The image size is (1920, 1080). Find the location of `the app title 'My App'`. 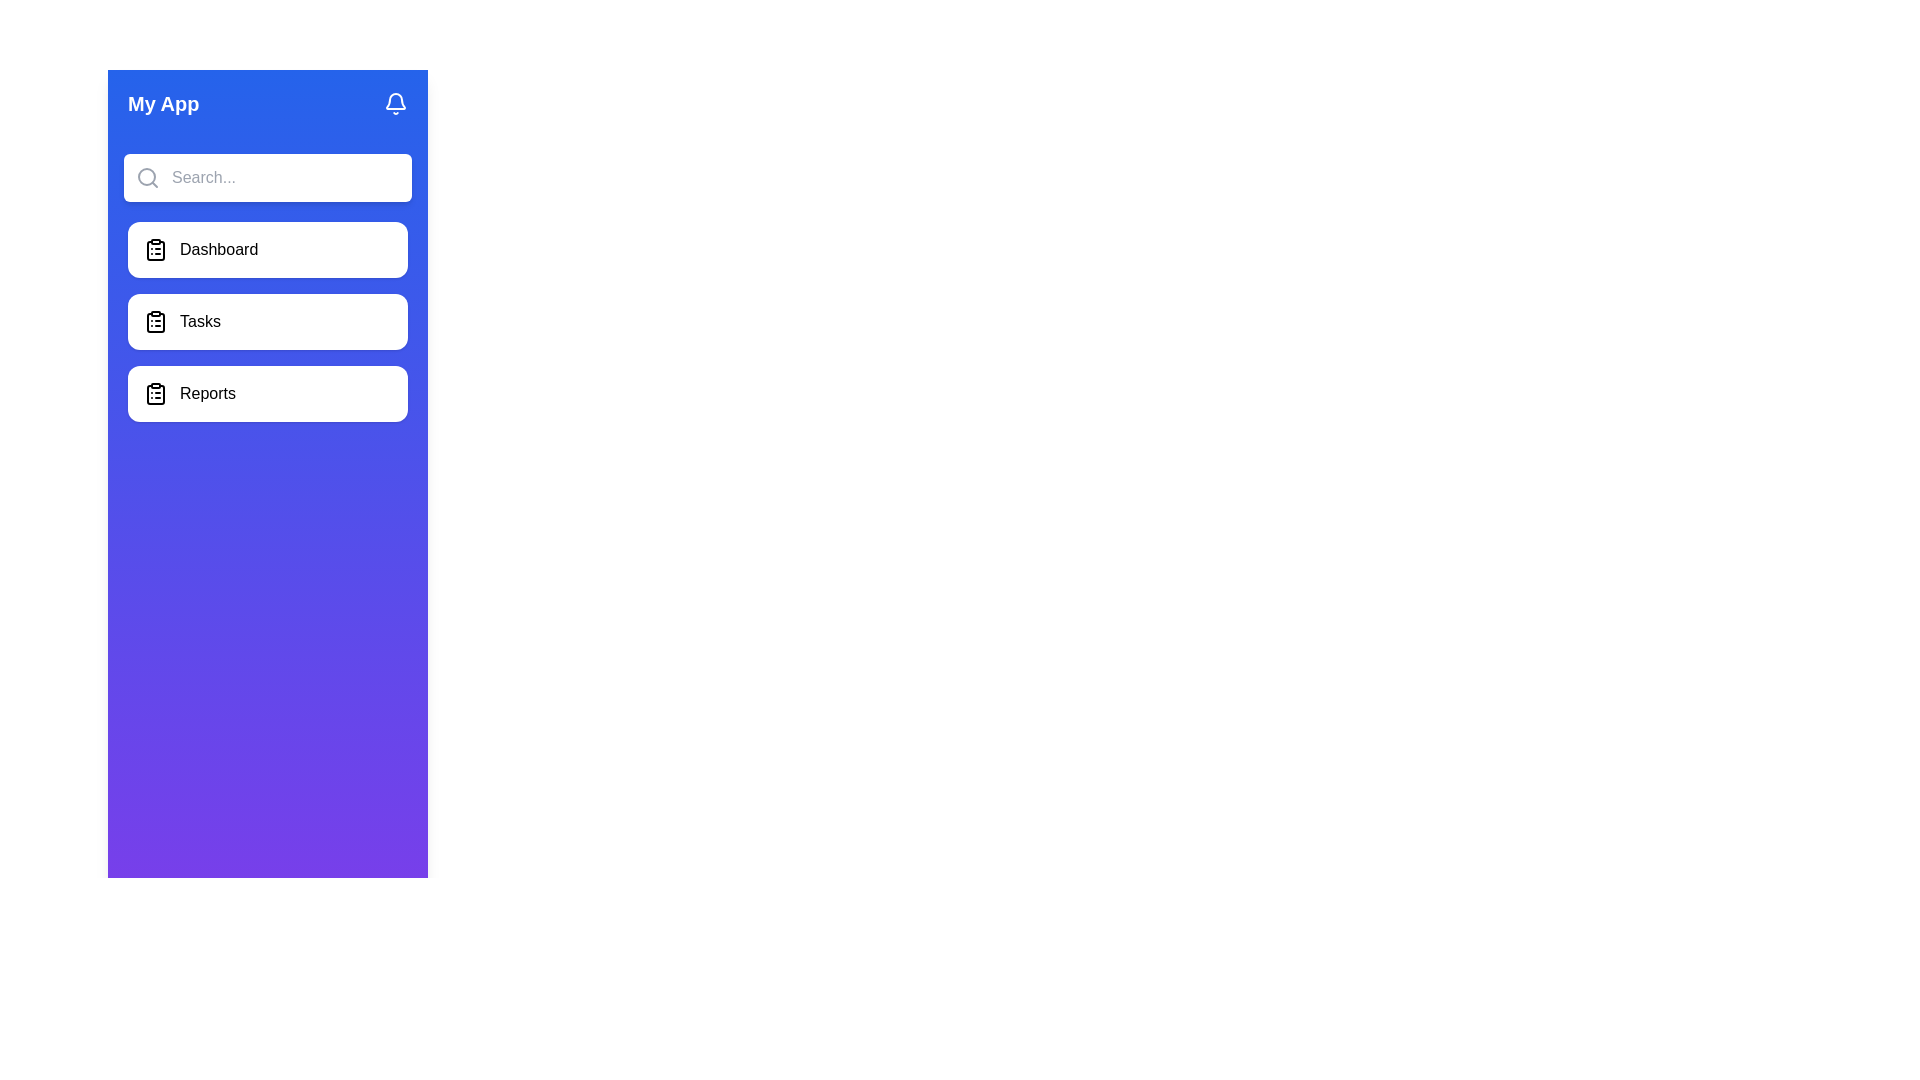

the app title 'My App' is located at coordinates (163, 104).